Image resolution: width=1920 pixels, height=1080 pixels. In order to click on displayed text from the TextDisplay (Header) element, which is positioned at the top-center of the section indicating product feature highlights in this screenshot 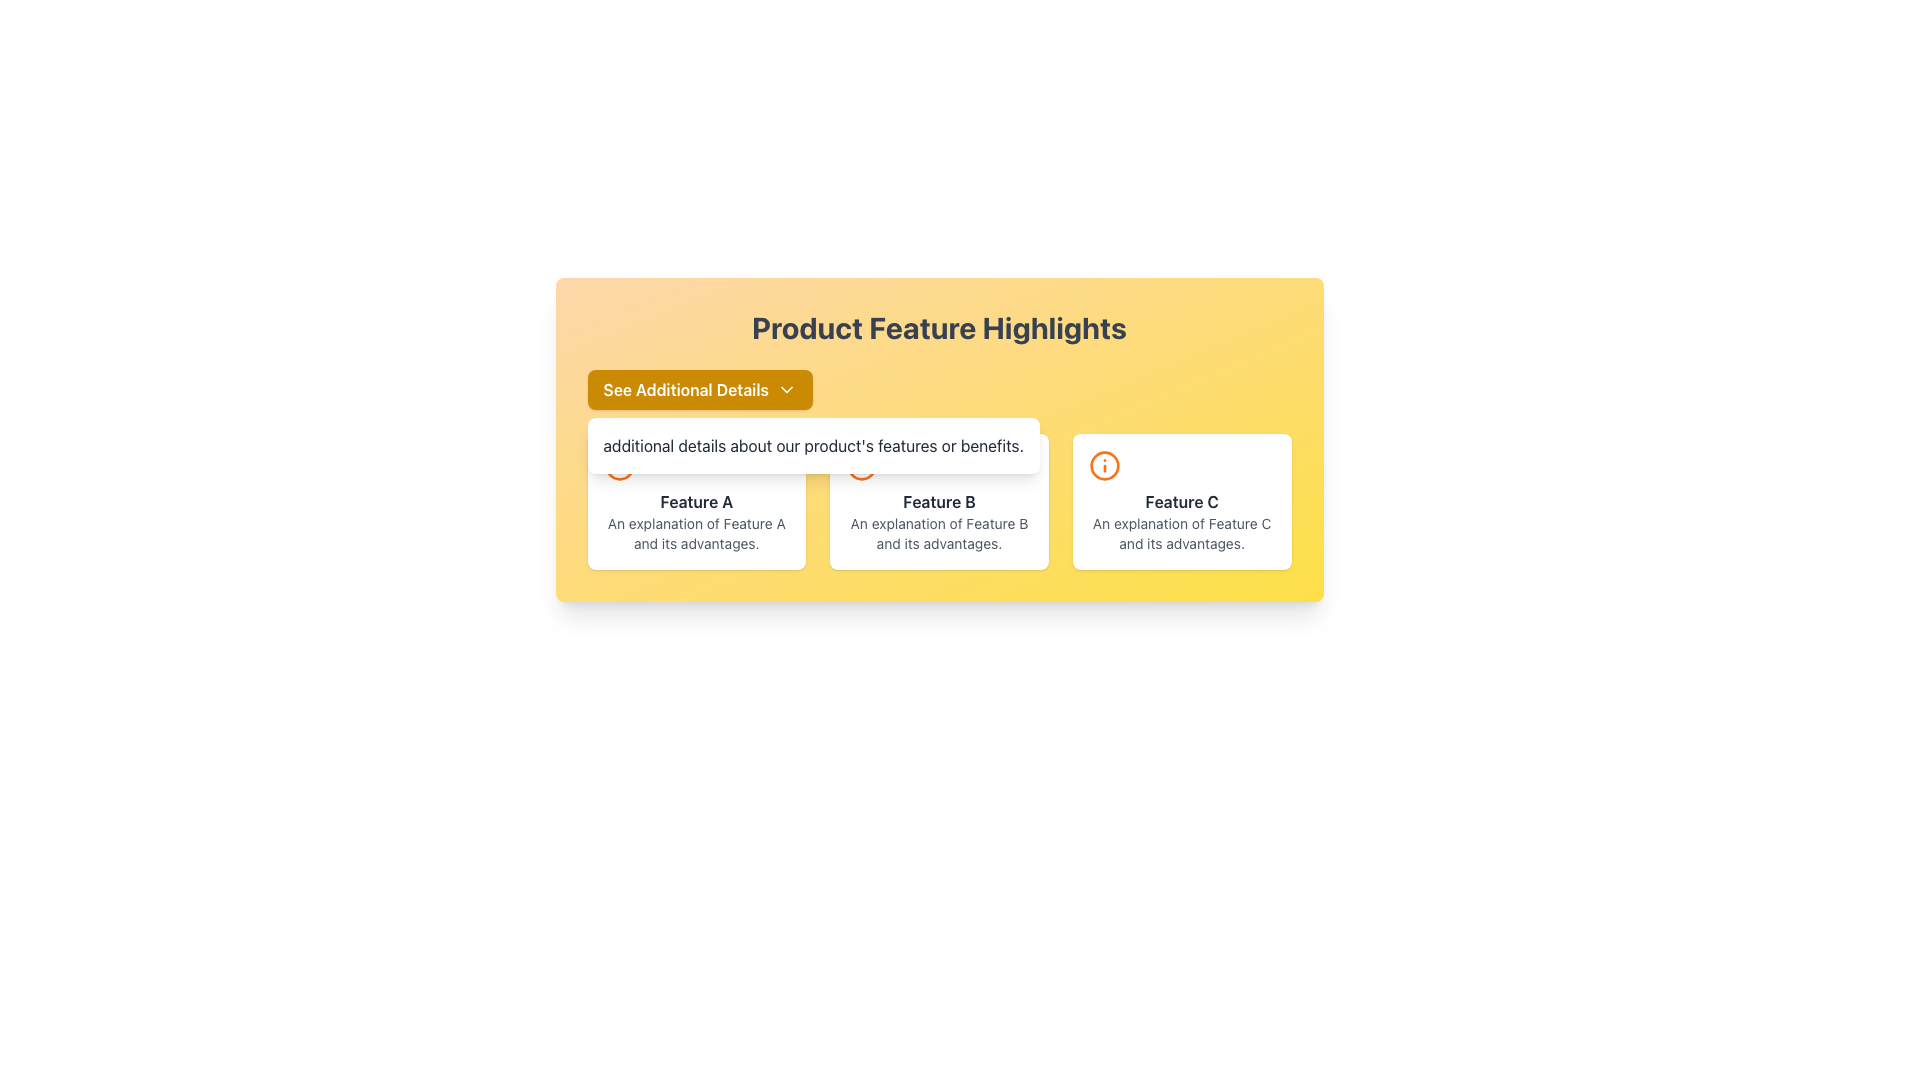, I will do `click(938, 326)`.